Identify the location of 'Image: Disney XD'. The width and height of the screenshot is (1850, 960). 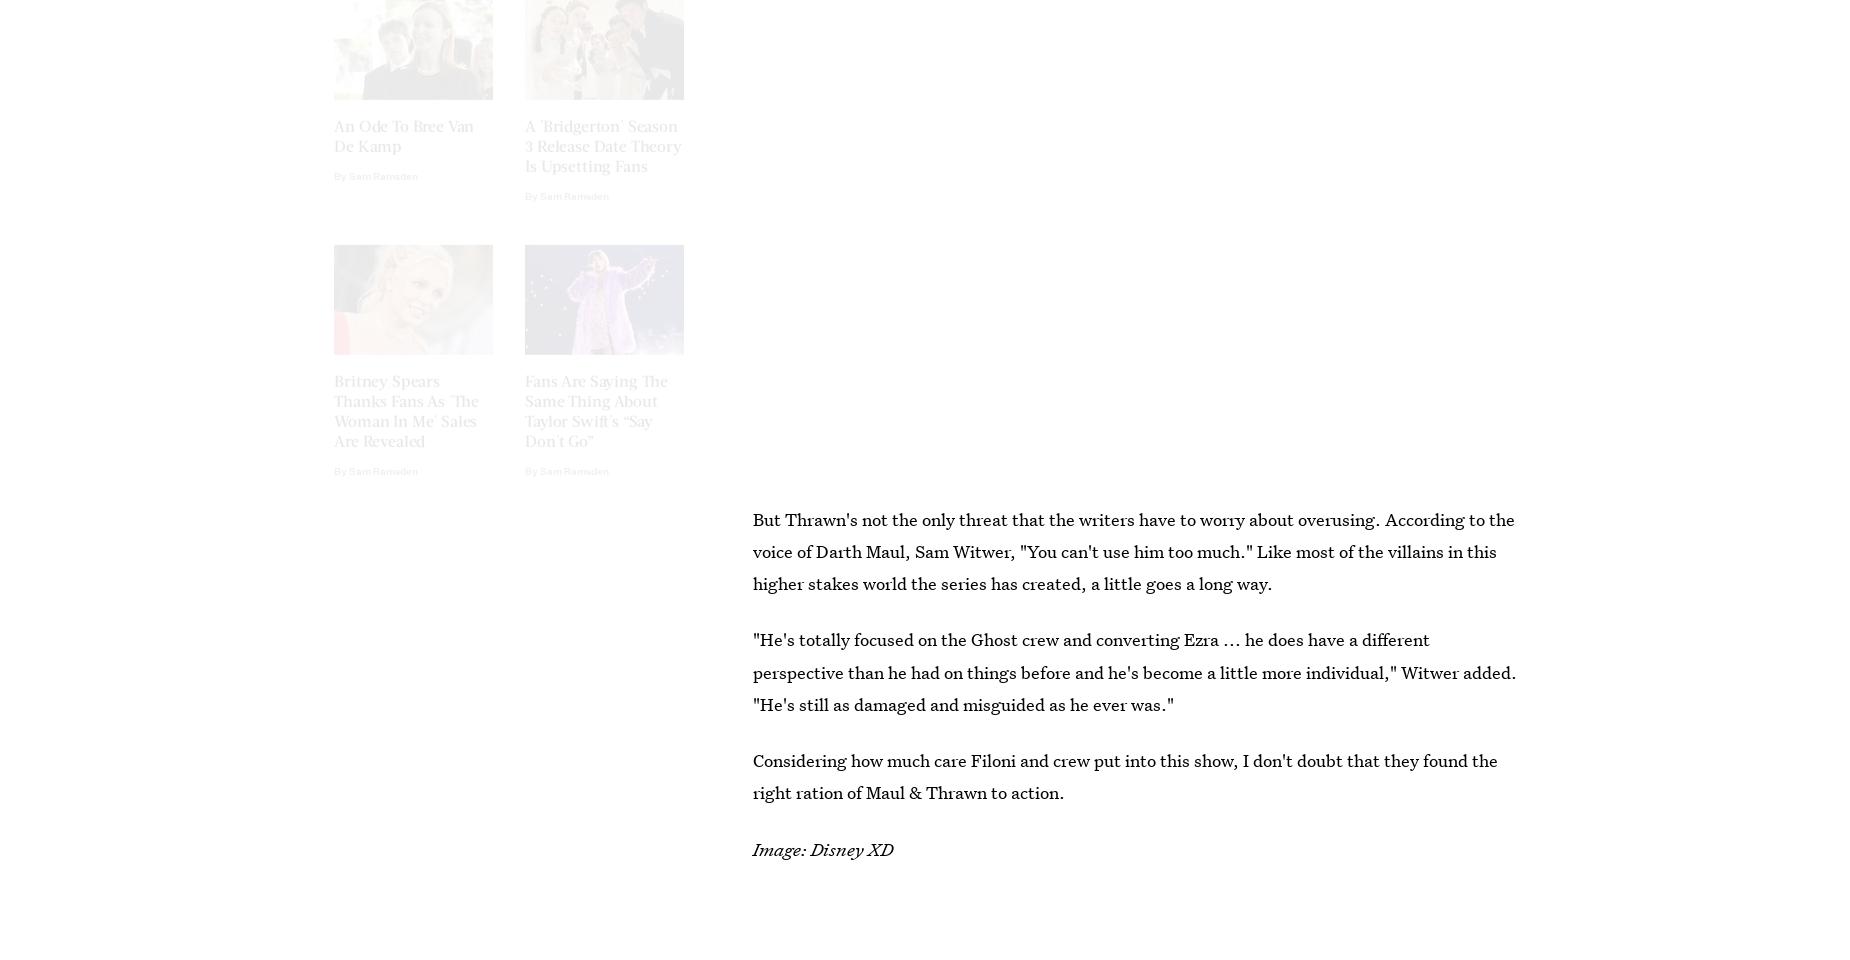
(752, 847).